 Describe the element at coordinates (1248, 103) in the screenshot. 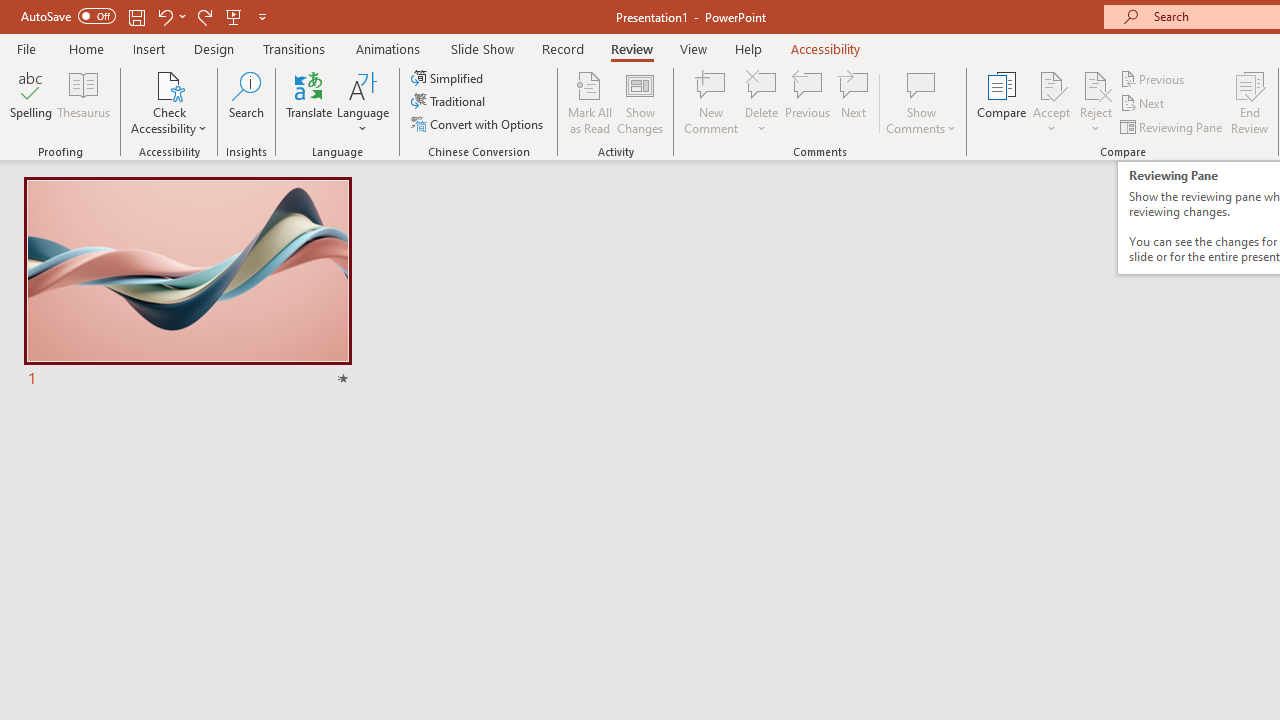

I see `'End Review'` at that location.